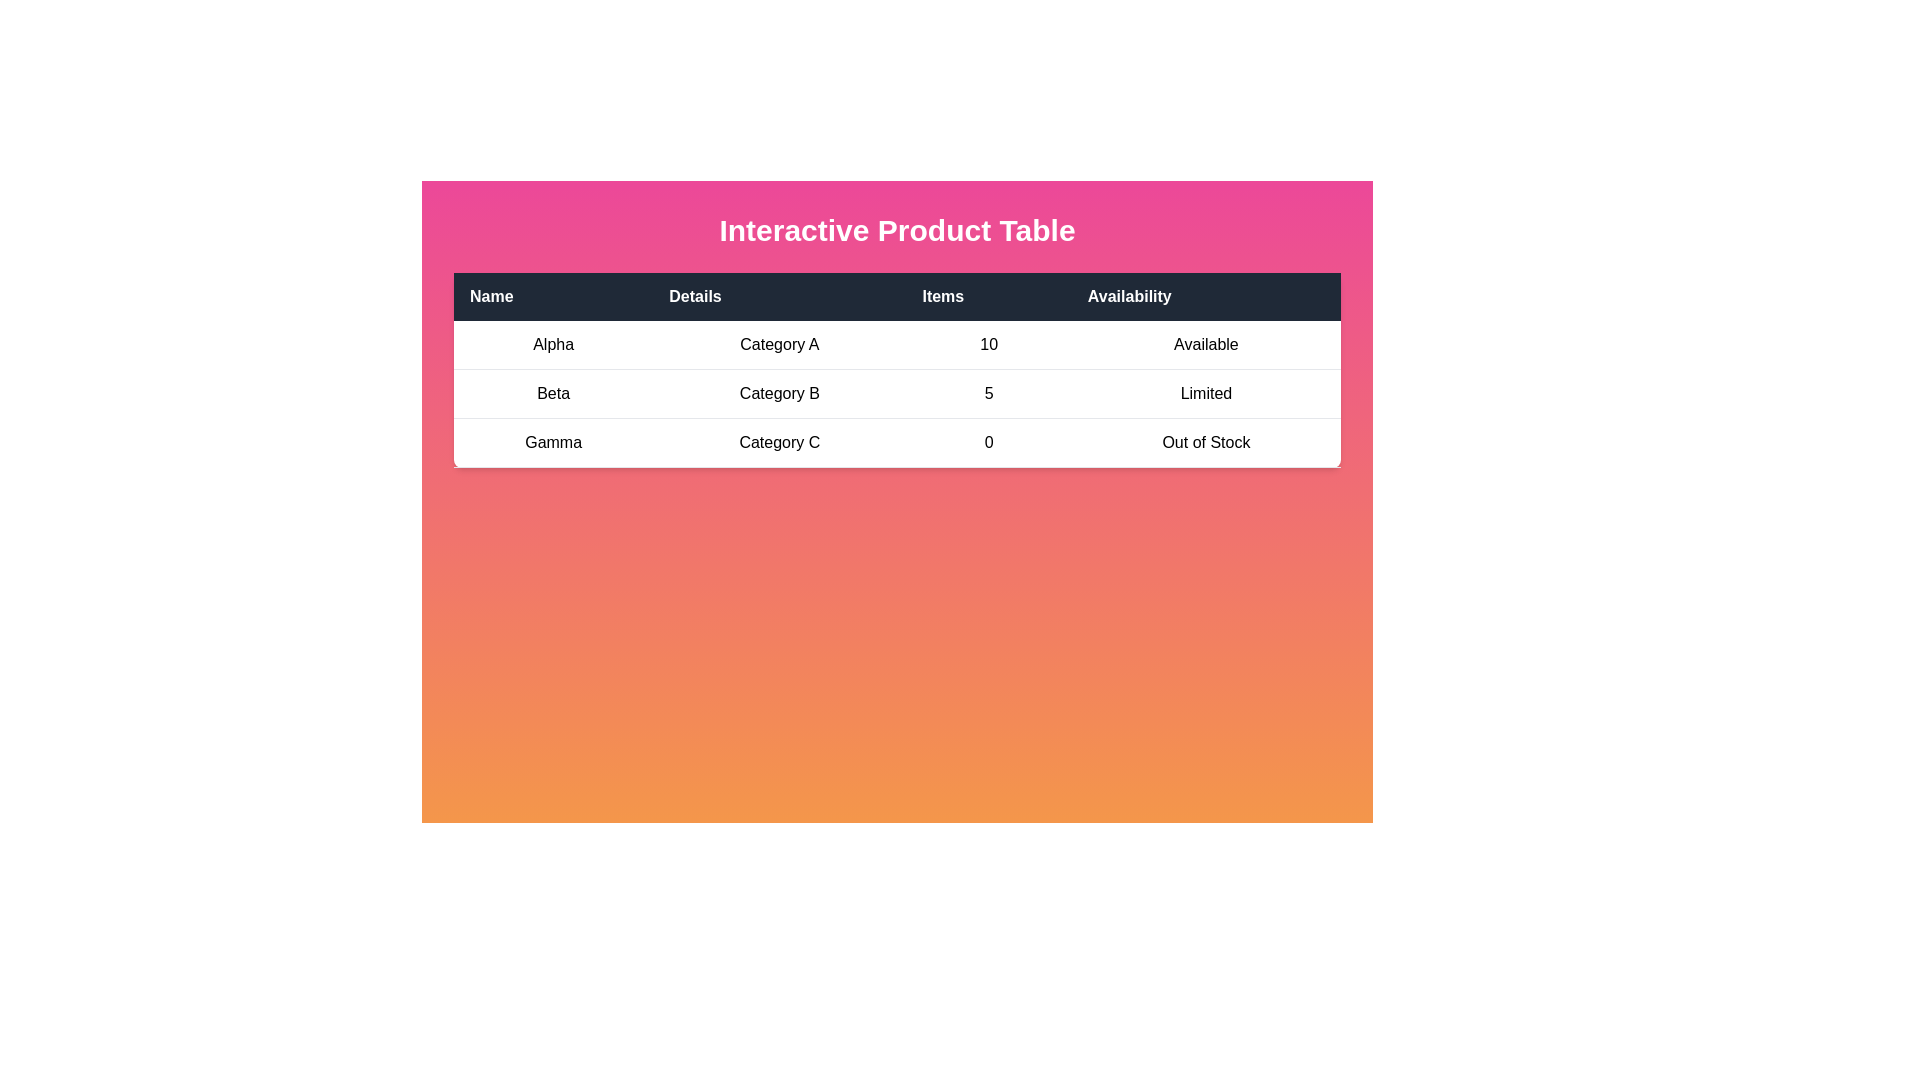 The width and height of the screenshot is (1920, 1080). What do you see at coordinates (778, 442) in the screenshot?
I see `the Text label in the 'Details' column that describes the 'Gamma' entry in the table, located between the 'Gamma' cell and the '0' cell` at bounding box center [778, 442].